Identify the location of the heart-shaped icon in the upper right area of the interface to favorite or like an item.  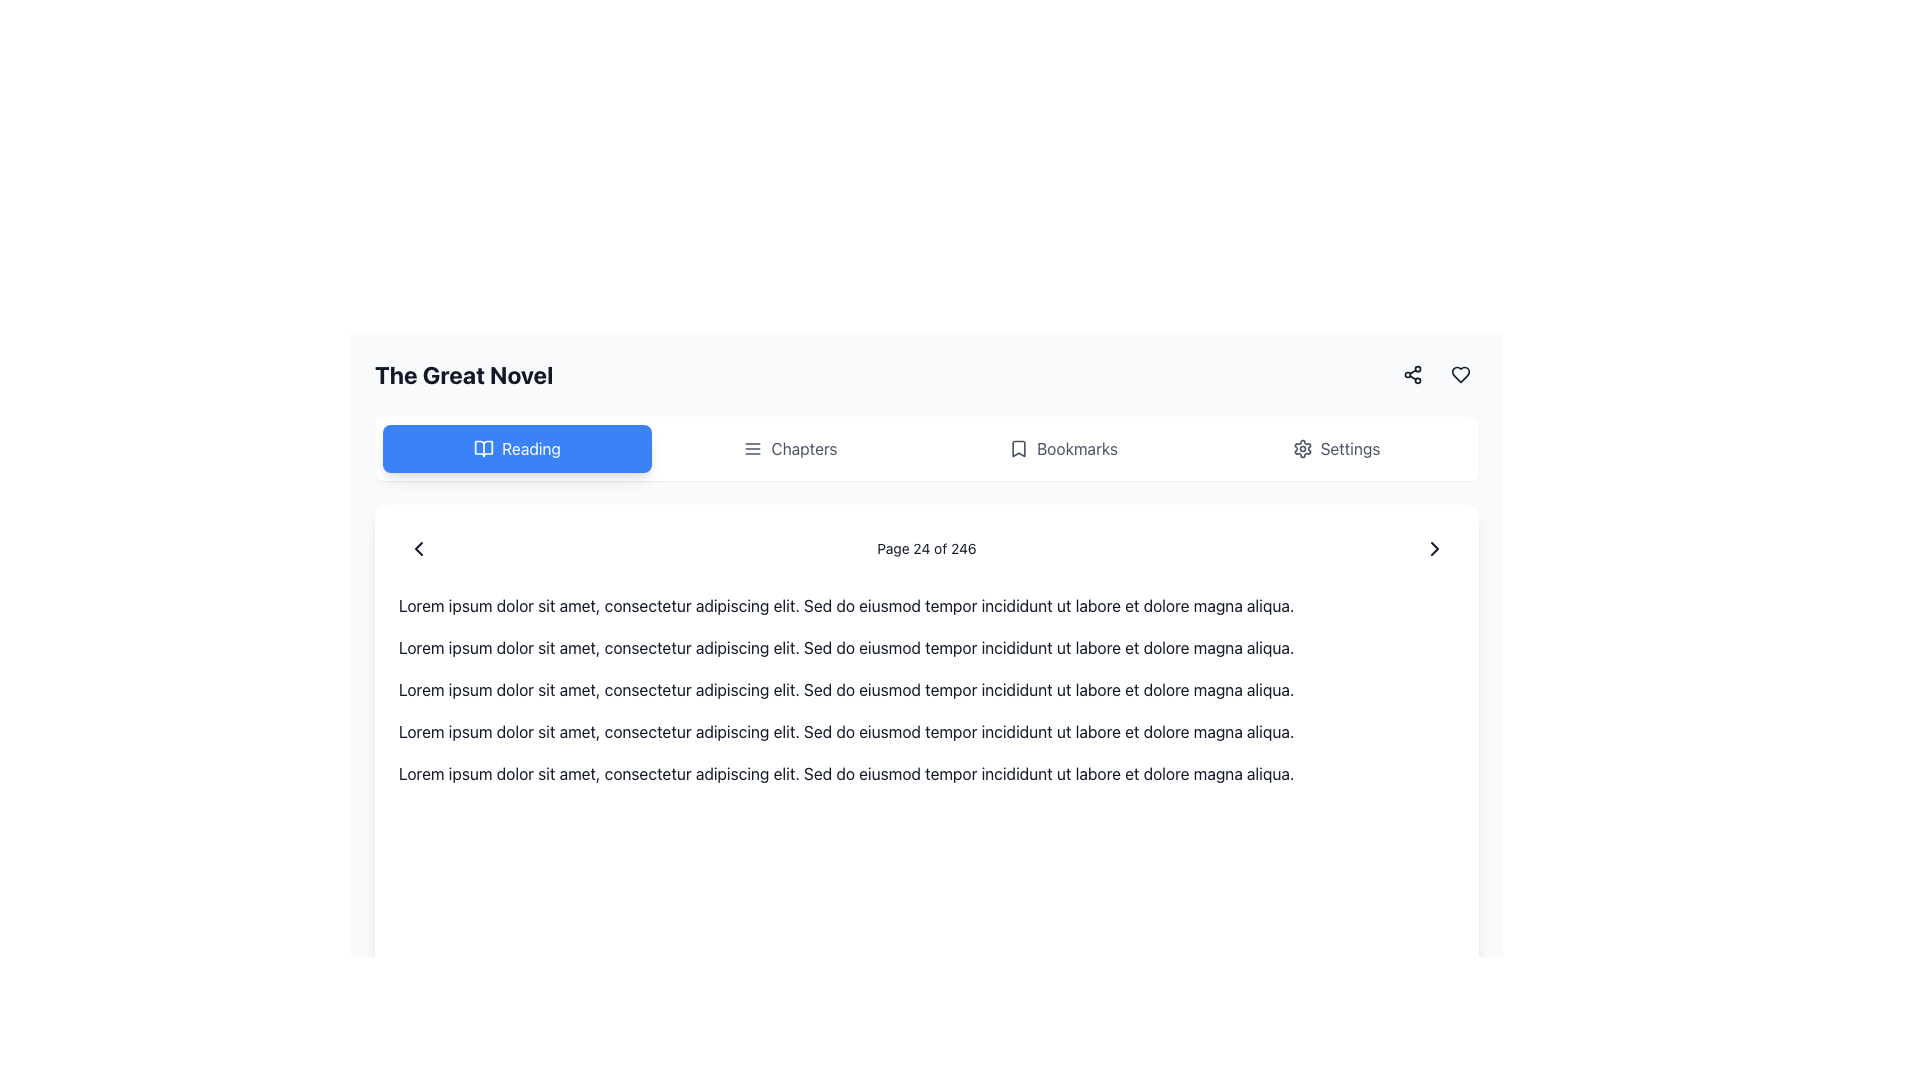
(1460, 374).